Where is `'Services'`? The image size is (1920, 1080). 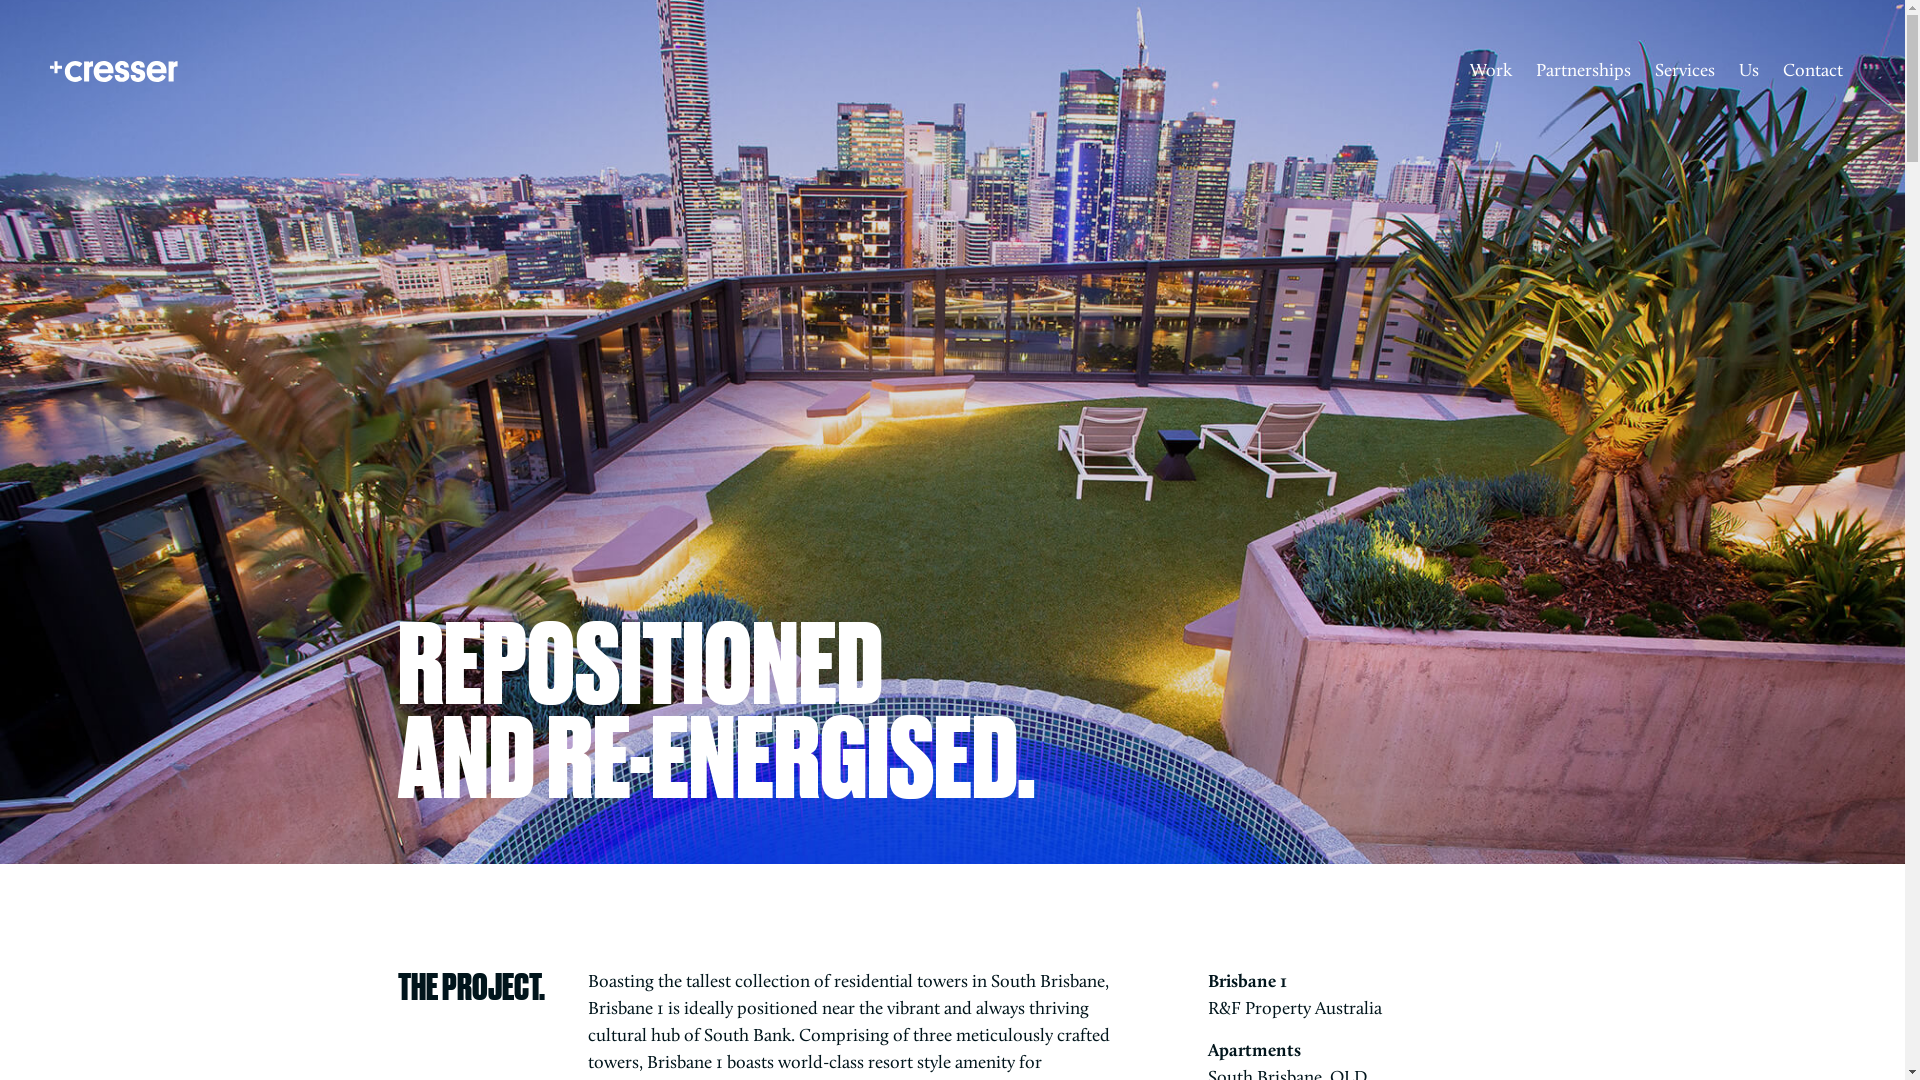 'Services' is located at coordinates (1683, 70).